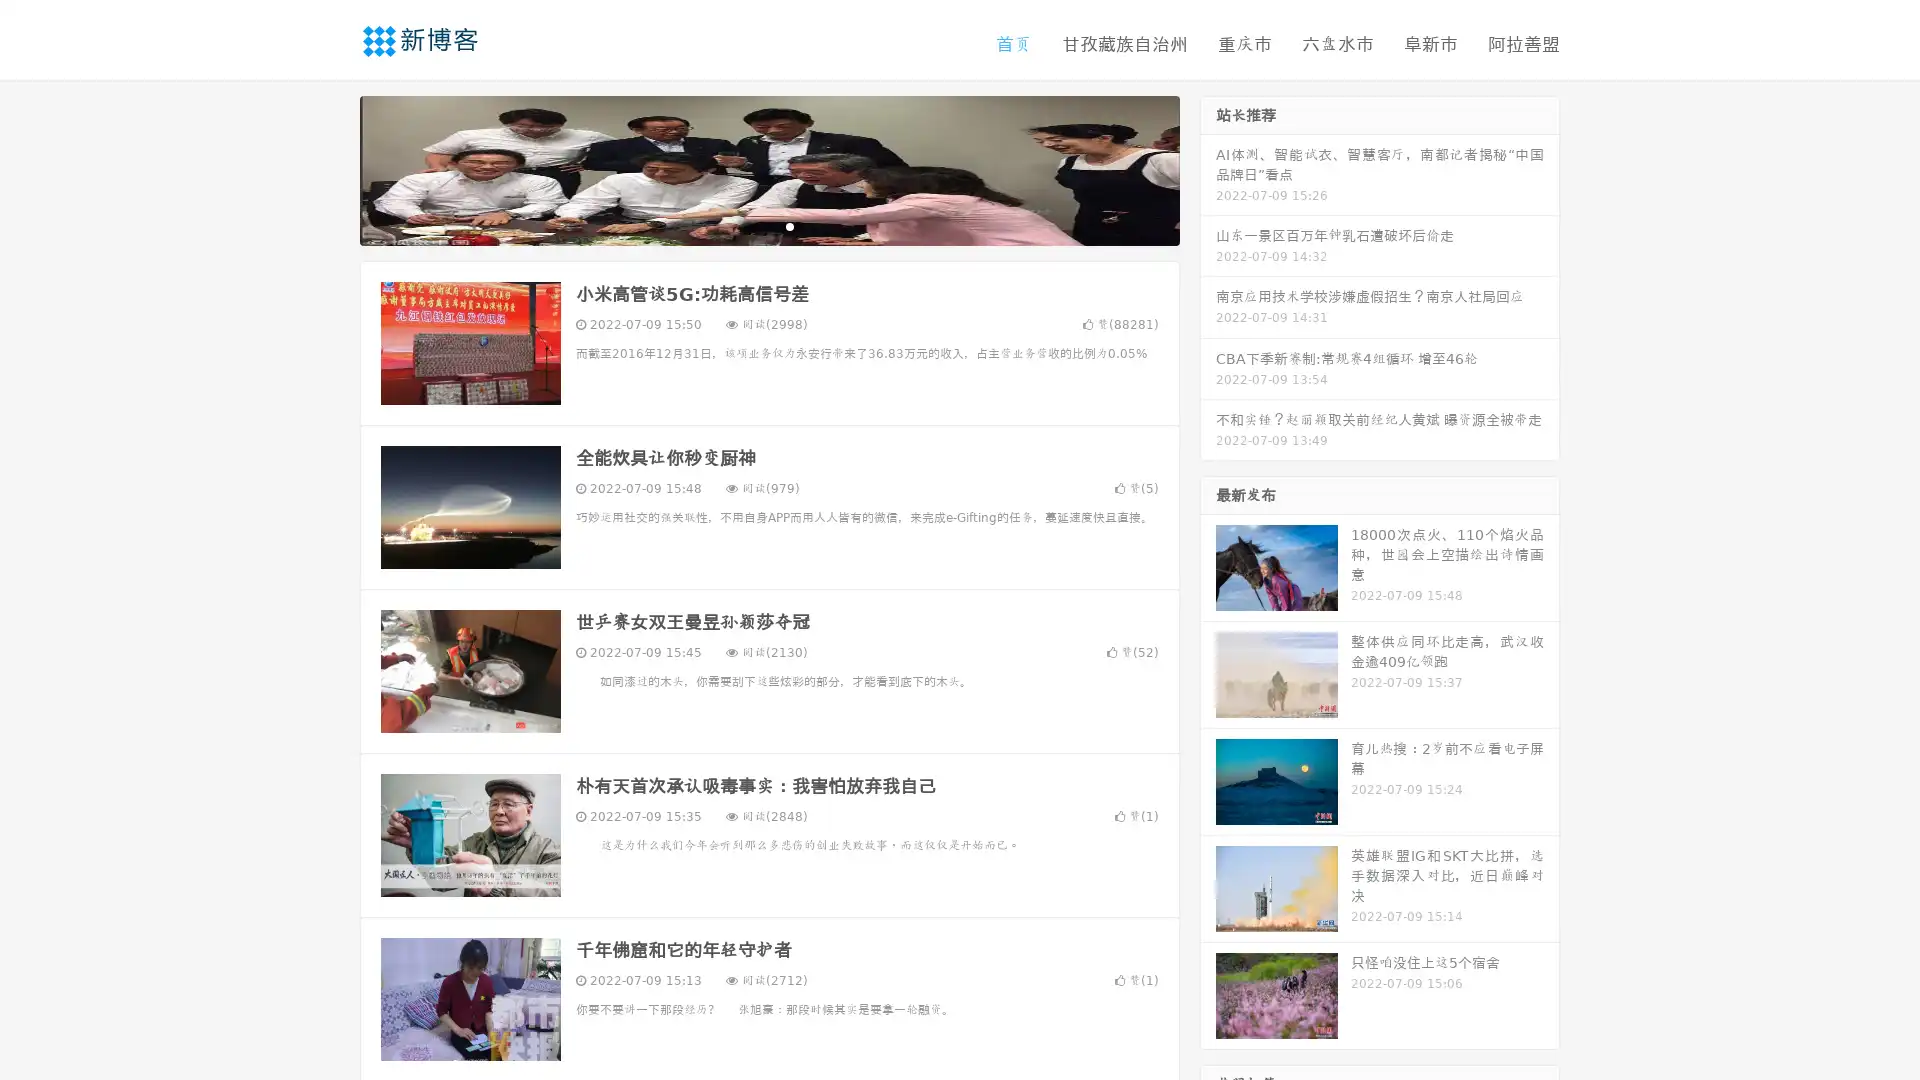 The height and width of the screenshot is (1080, 1920). Describe the element at coordinates (330, 168) in the screenshot. I see `Previous slide` at that location.